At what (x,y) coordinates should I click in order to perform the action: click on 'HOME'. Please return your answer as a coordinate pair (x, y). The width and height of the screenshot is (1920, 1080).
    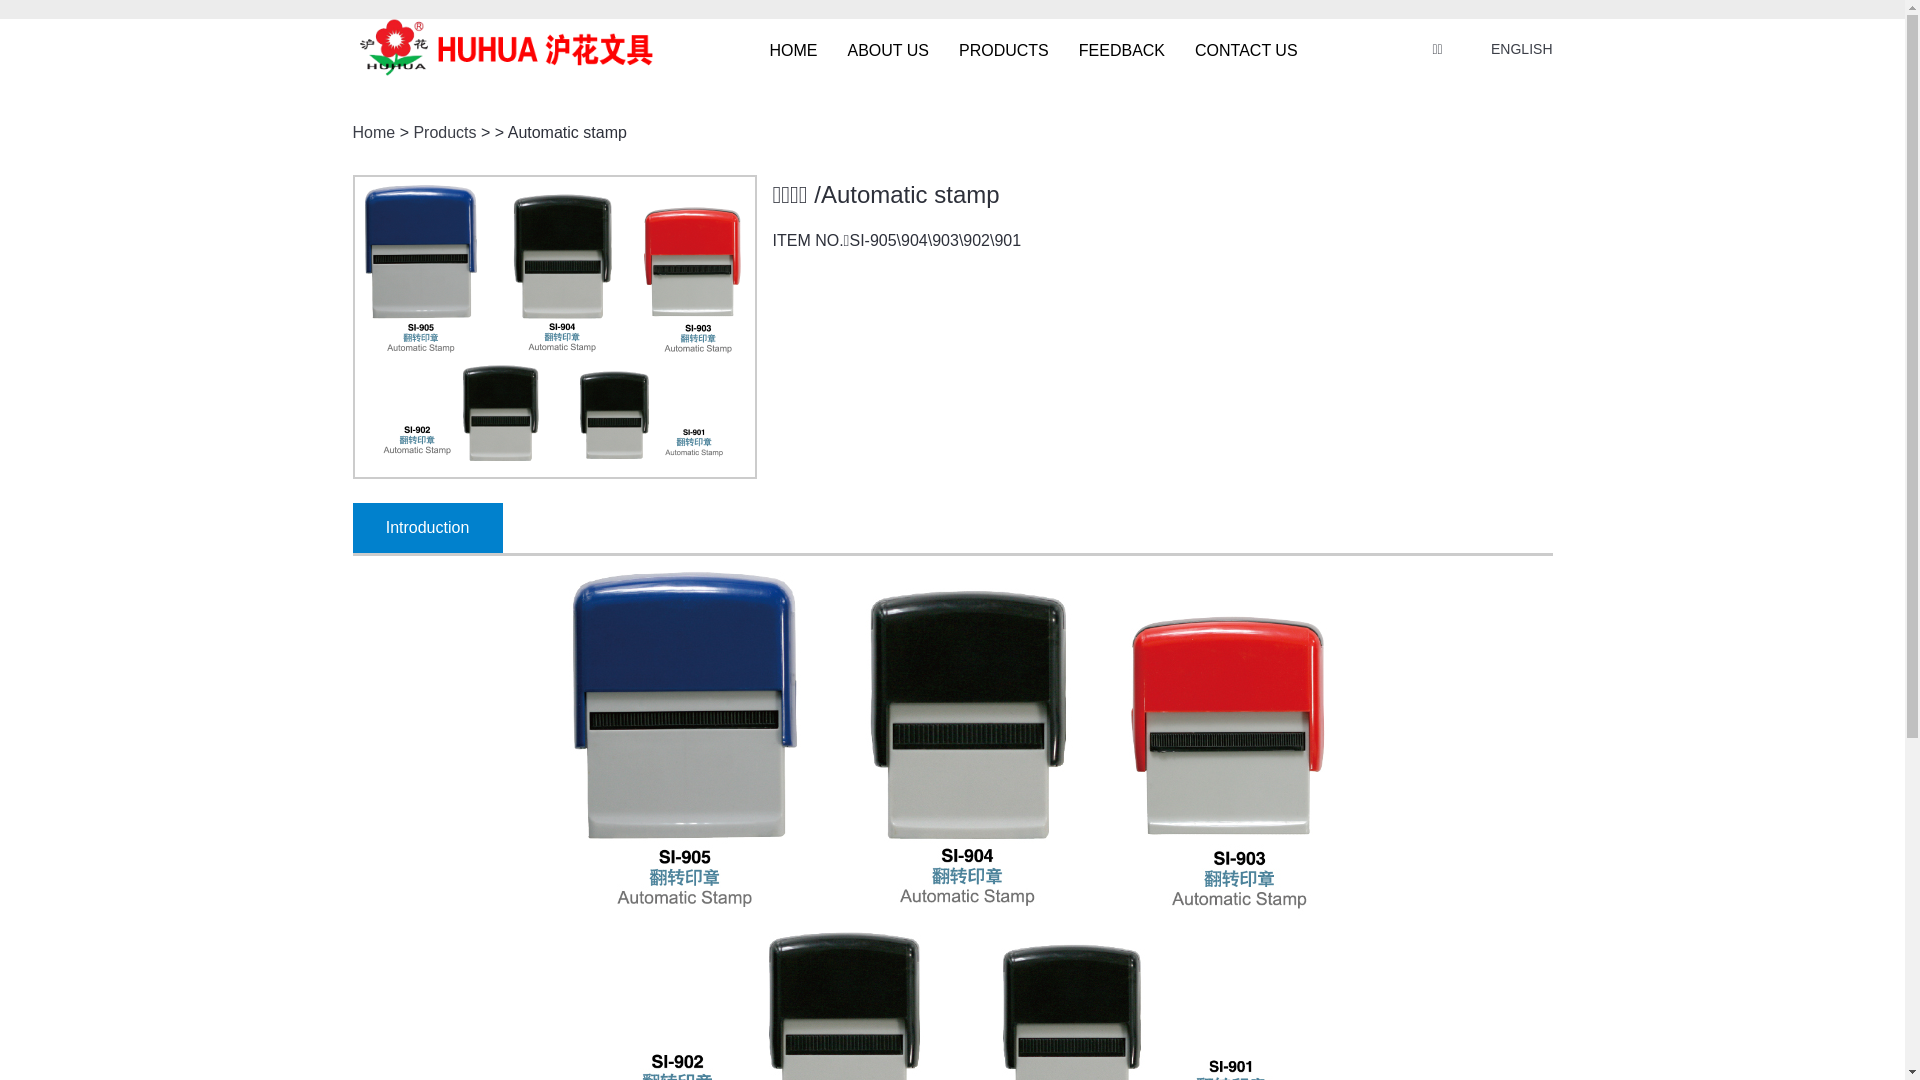
    Looking at the image, I should click on (792, 49).